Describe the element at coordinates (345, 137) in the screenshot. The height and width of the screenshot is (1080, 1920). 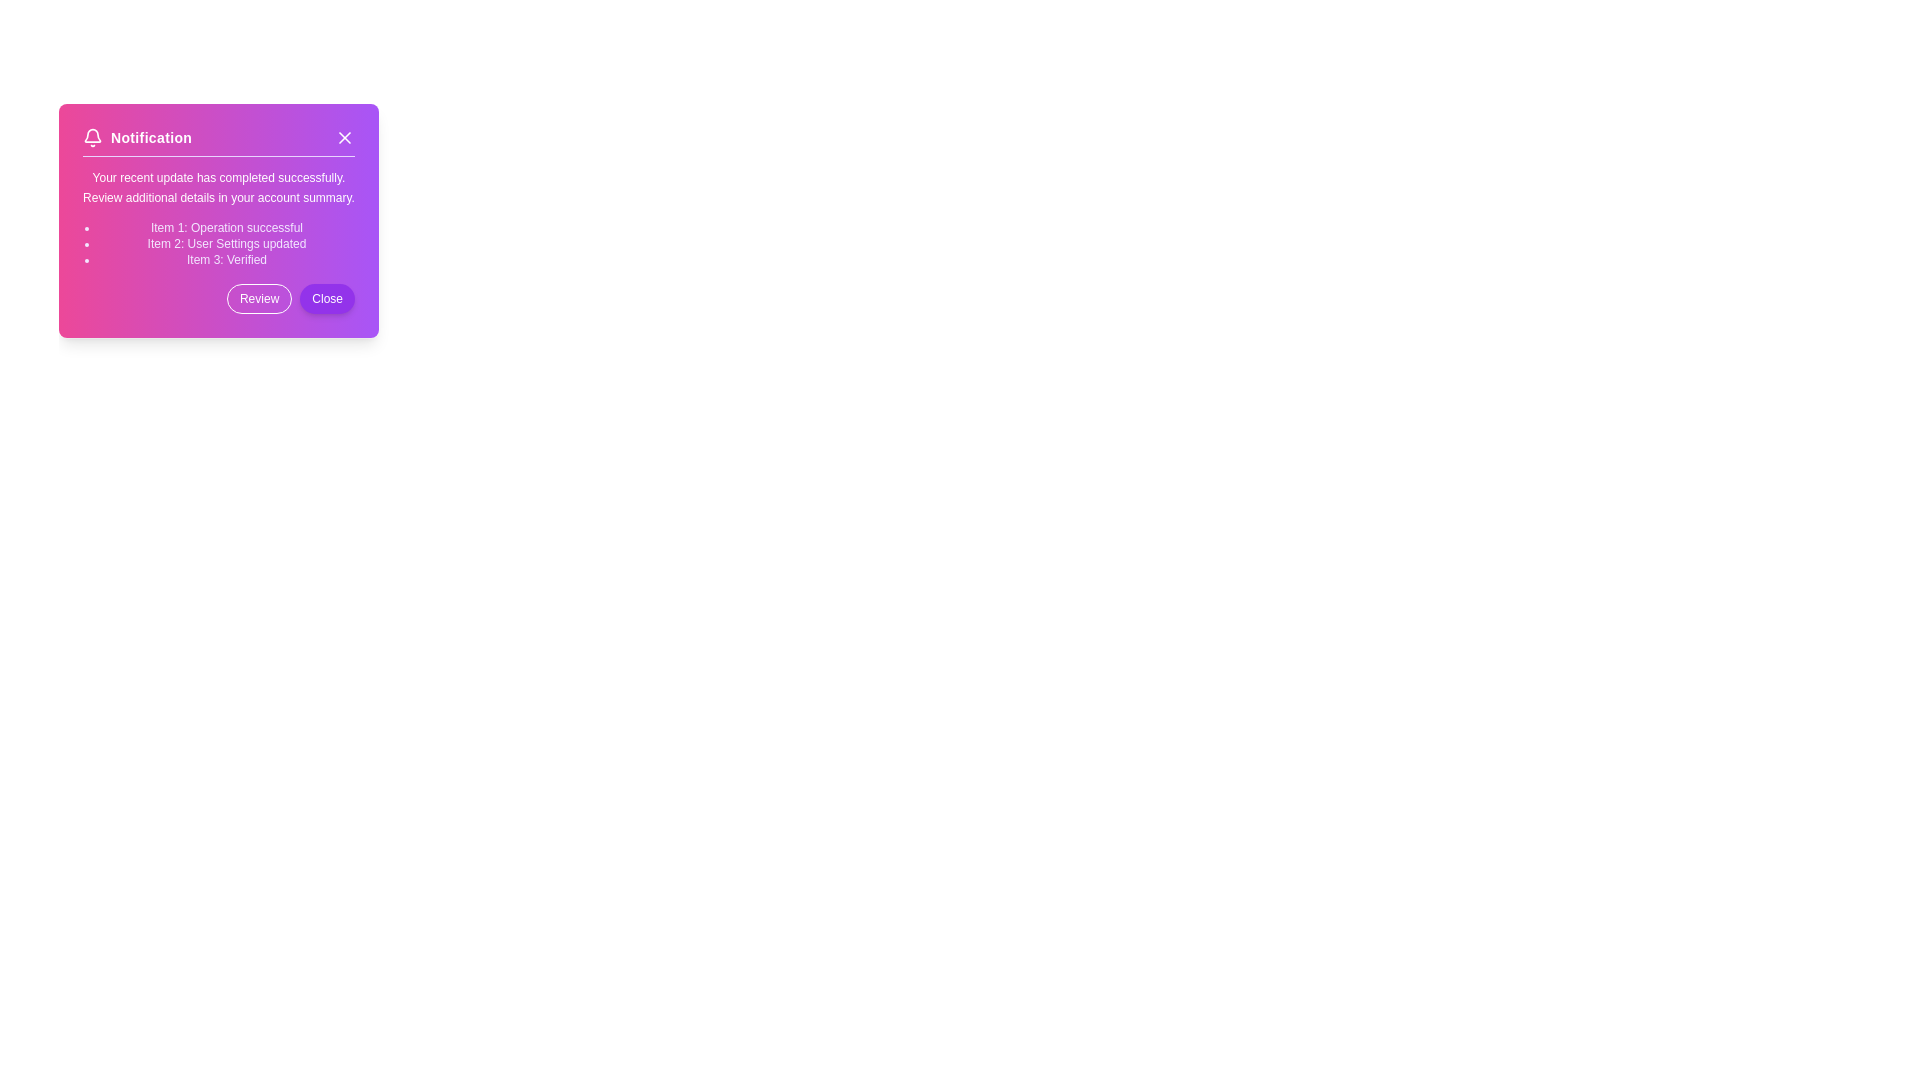
I see `the close graphical icon located in the top-right corner of the notification dialog` at that location.